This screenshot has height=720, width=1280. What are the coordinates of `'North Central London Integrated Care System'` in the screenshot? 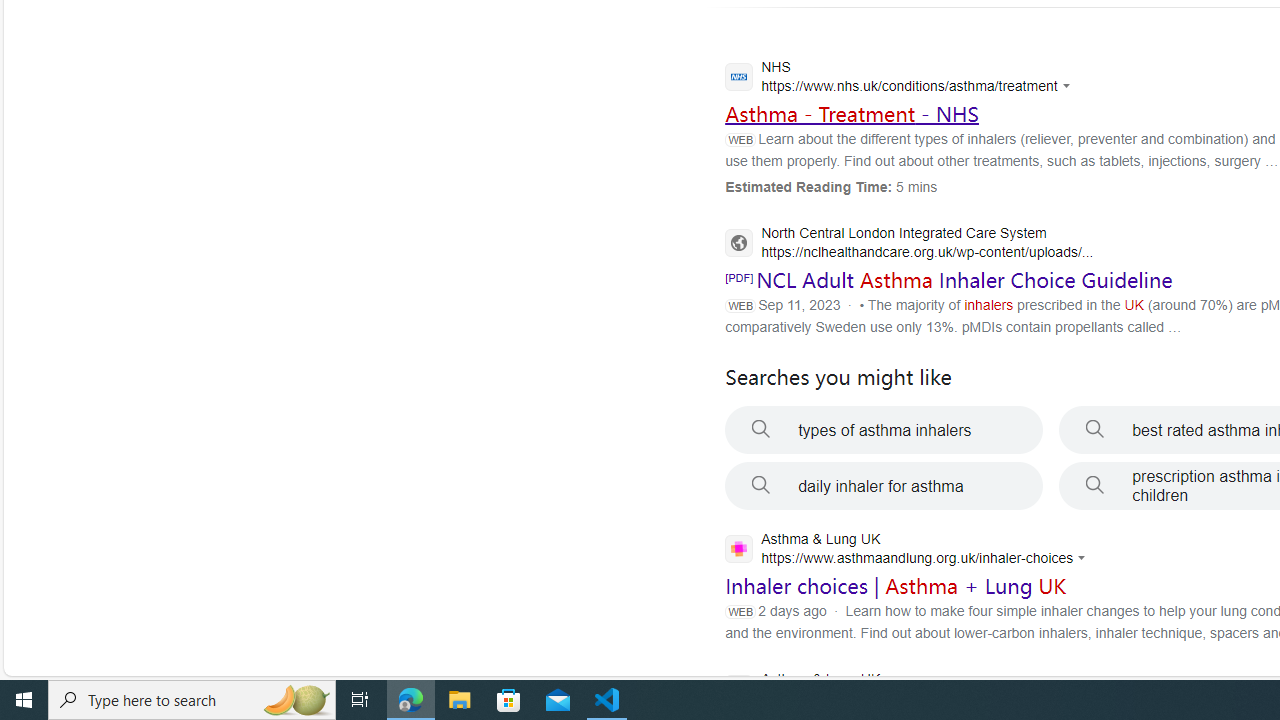 It's located at (908, 243).